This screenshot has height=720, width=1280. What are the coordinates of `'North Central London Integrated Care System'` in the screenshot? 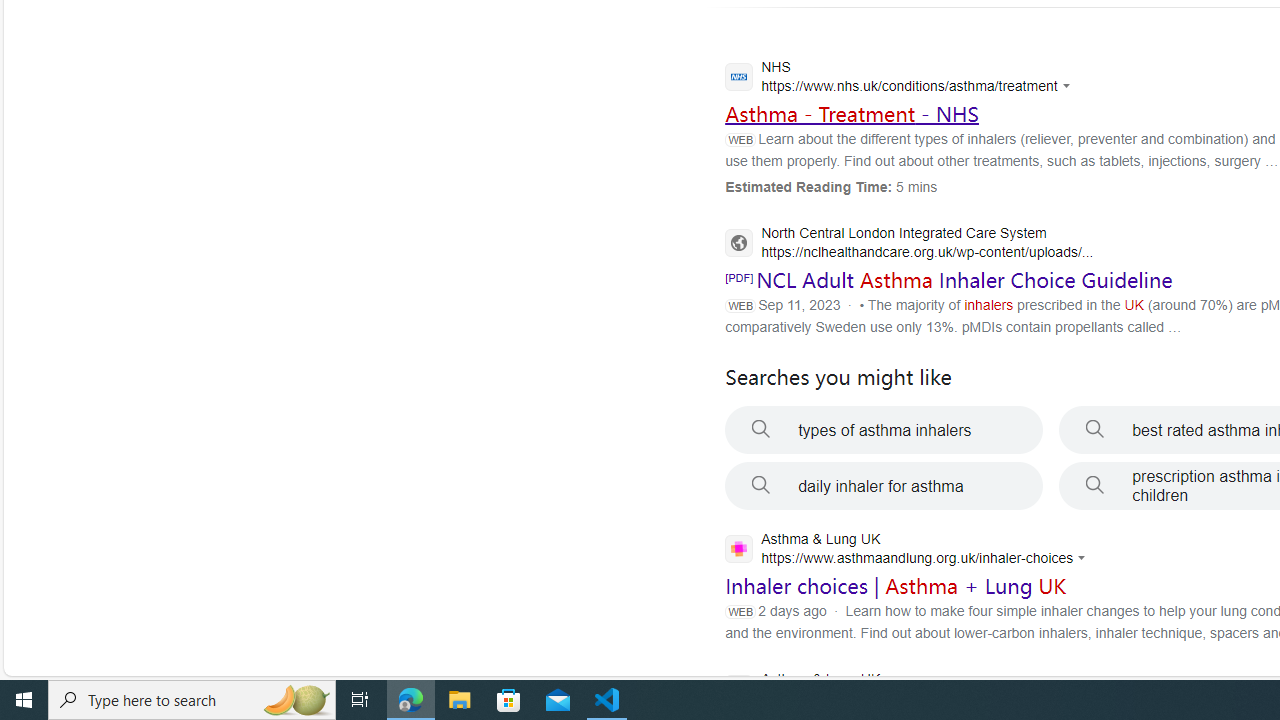 It's located at (908, 243).